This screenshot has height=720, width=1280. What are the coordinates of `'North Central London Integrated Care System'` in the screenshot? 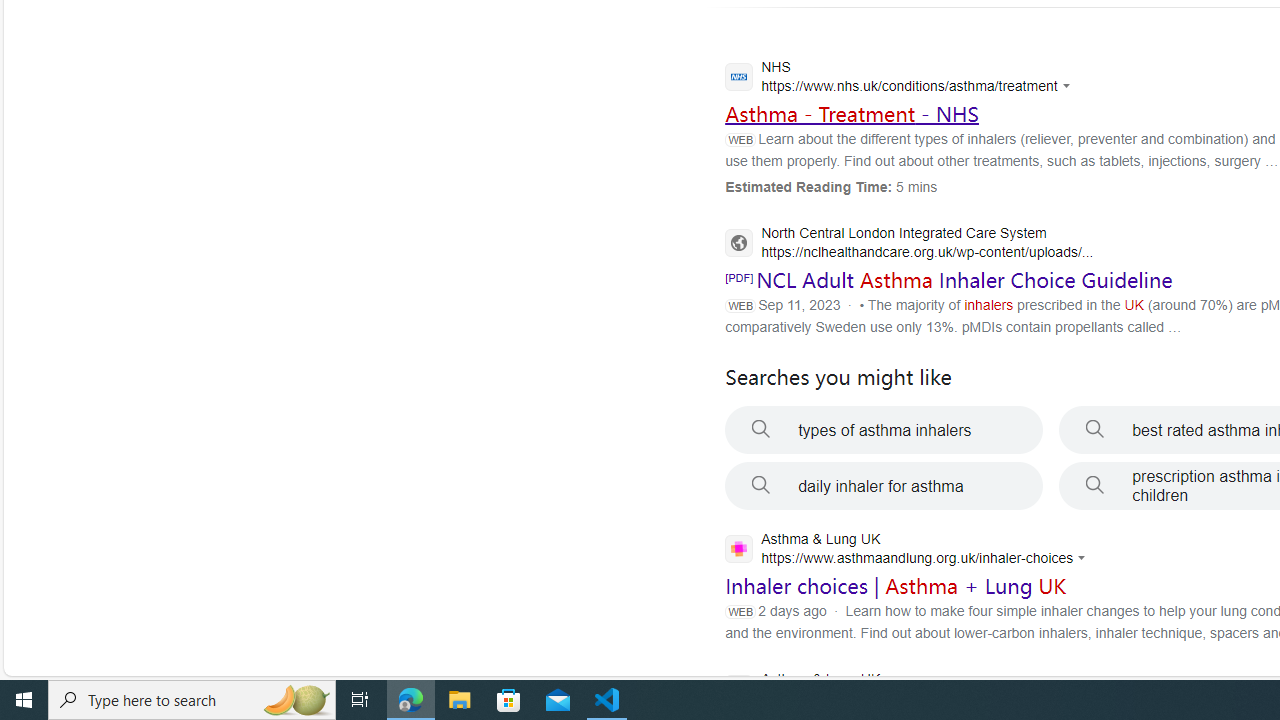 It's located at (908, 243).